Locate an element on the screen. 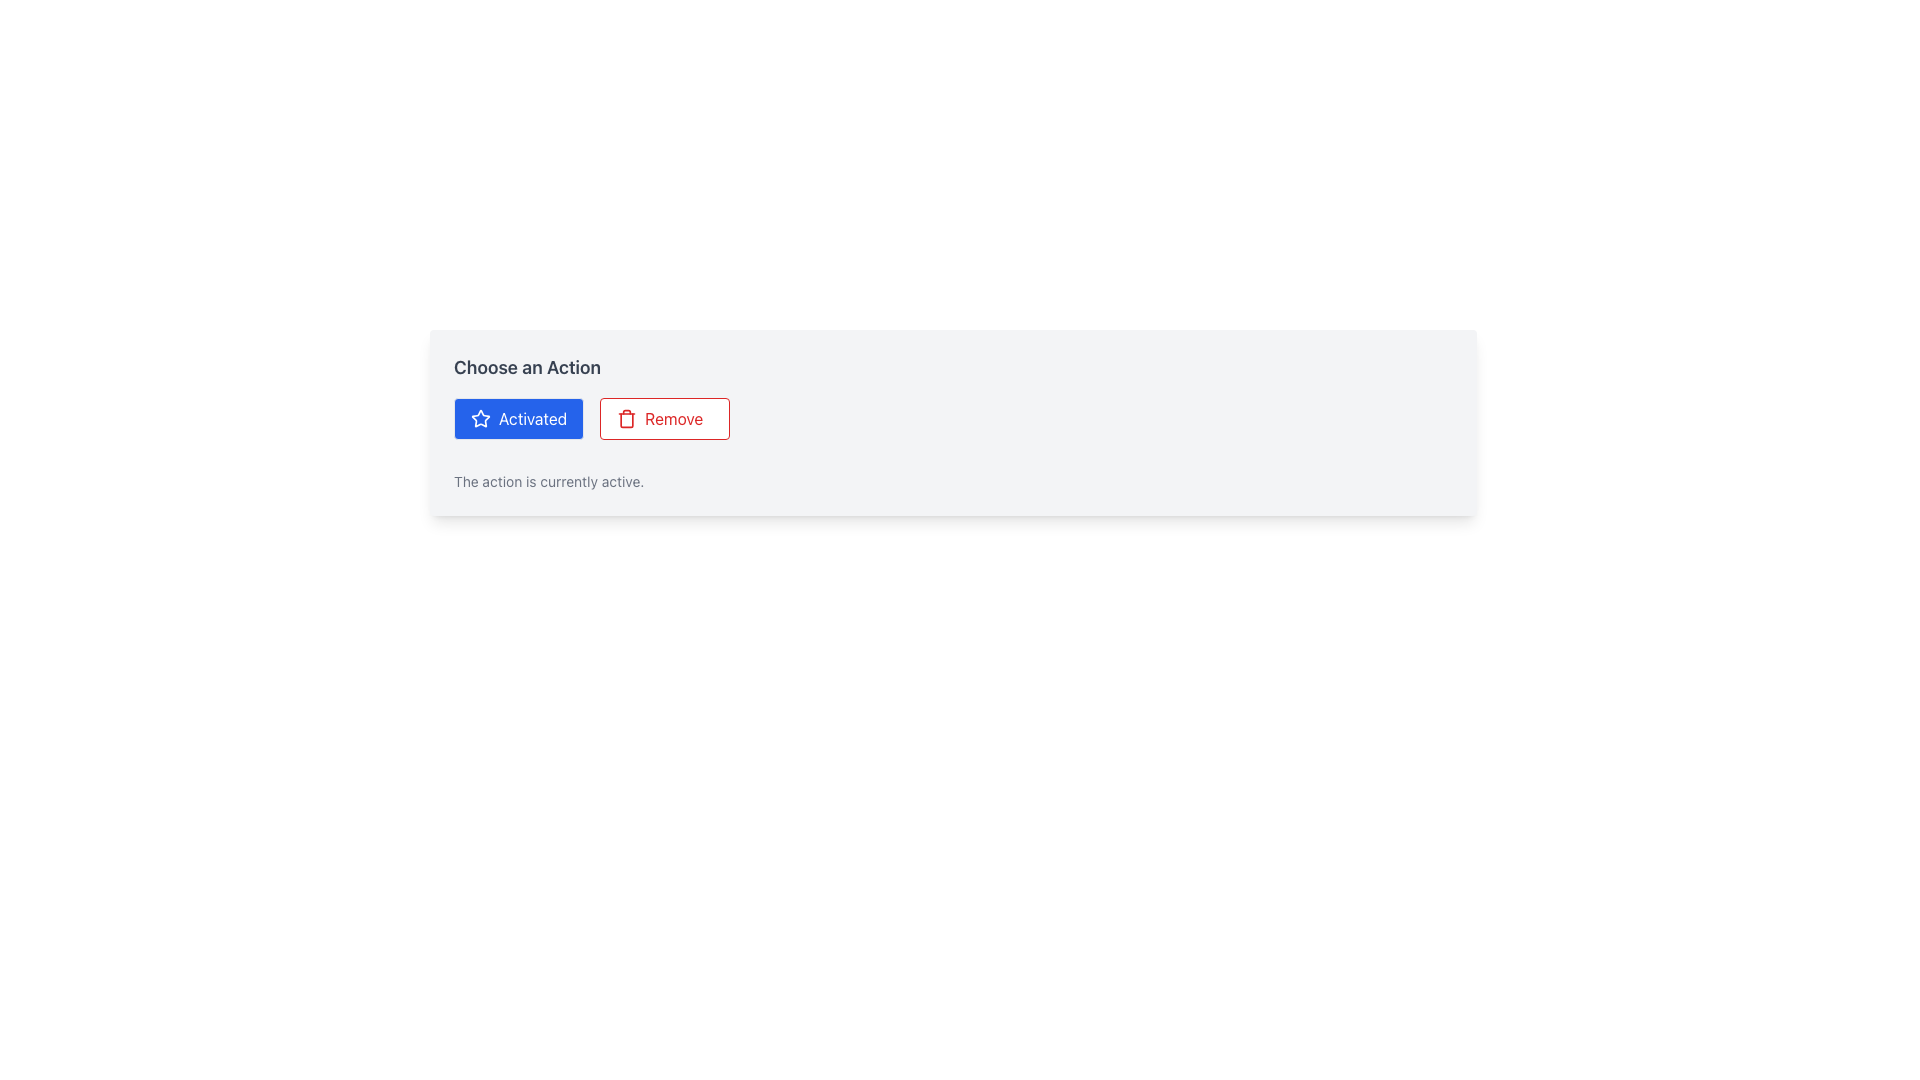  the delete icon located within the 'Remove' button, which is aligned to the right of the 'Activated' button is located at coordinates (626, 418).